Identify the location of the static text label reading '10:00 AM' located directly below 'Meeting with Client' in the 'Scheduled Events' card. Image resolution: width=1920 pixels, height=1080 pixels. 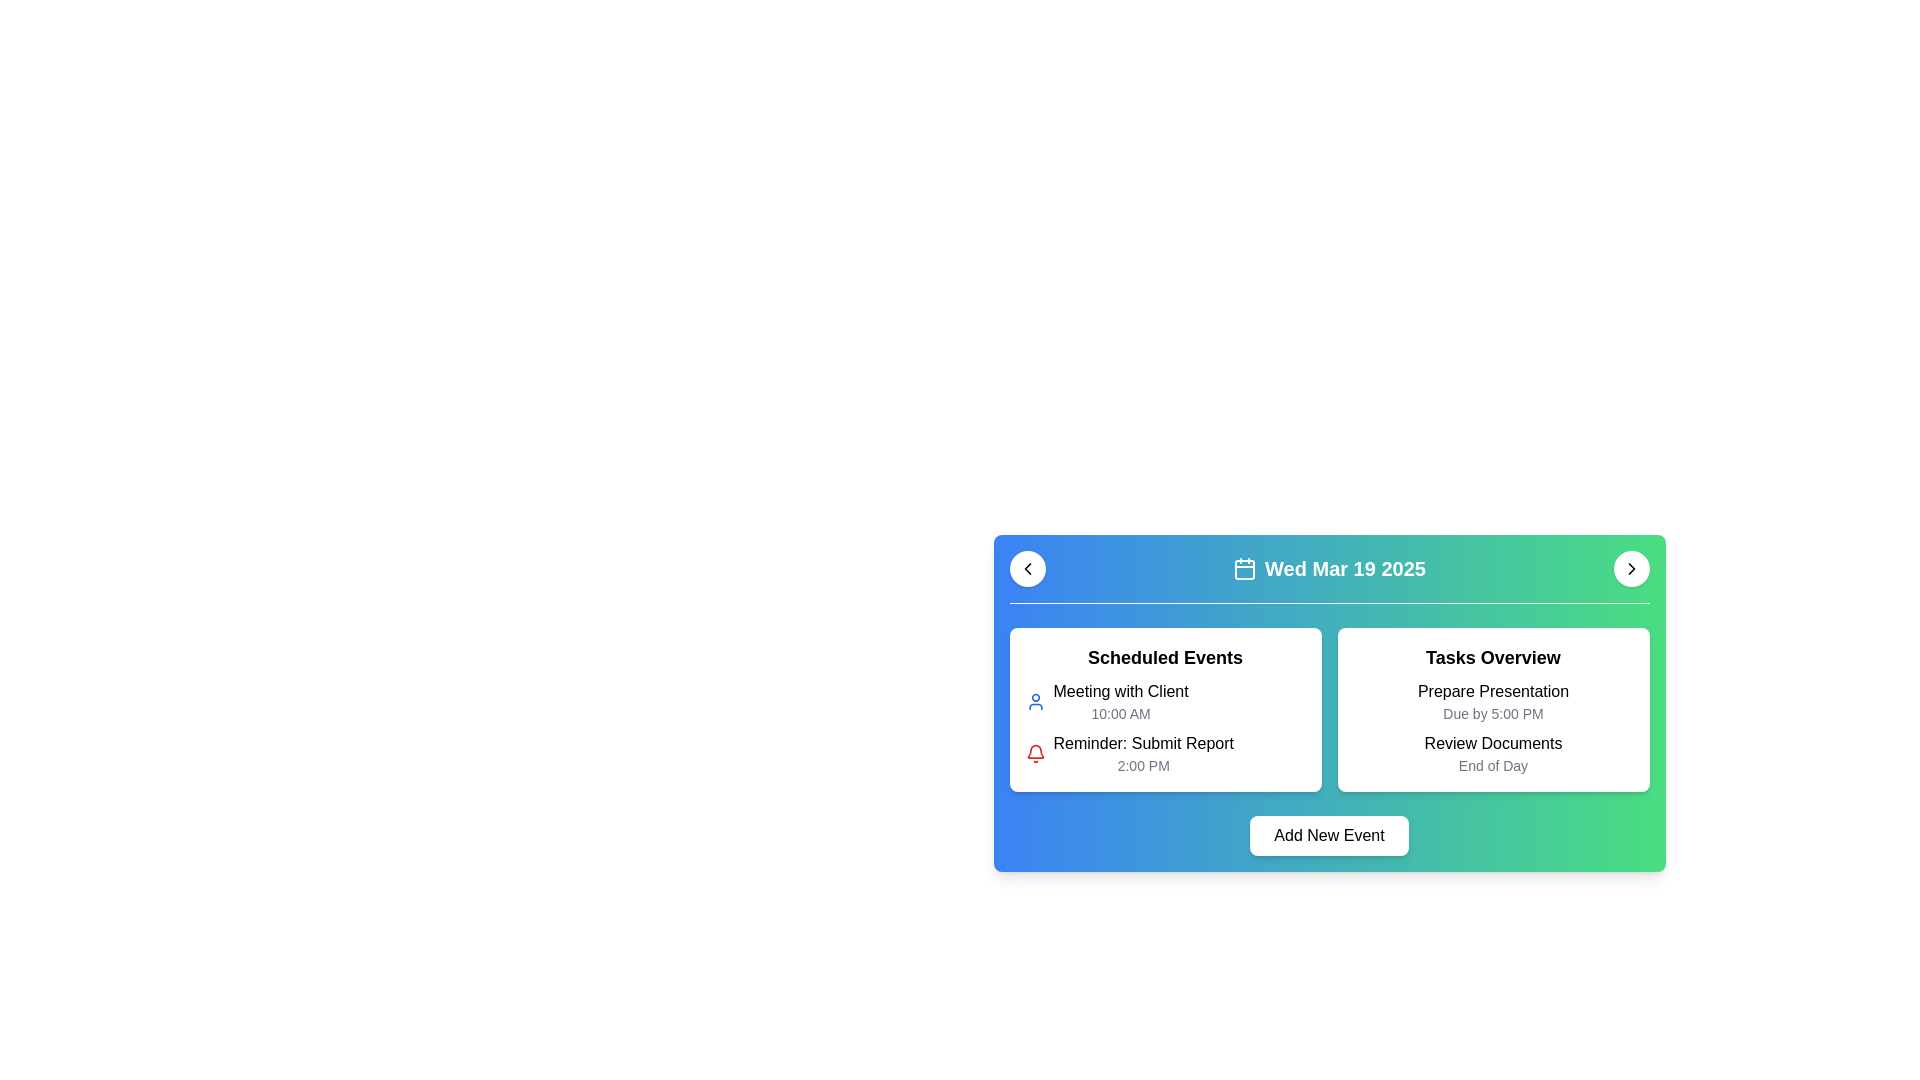
(1121, 712).